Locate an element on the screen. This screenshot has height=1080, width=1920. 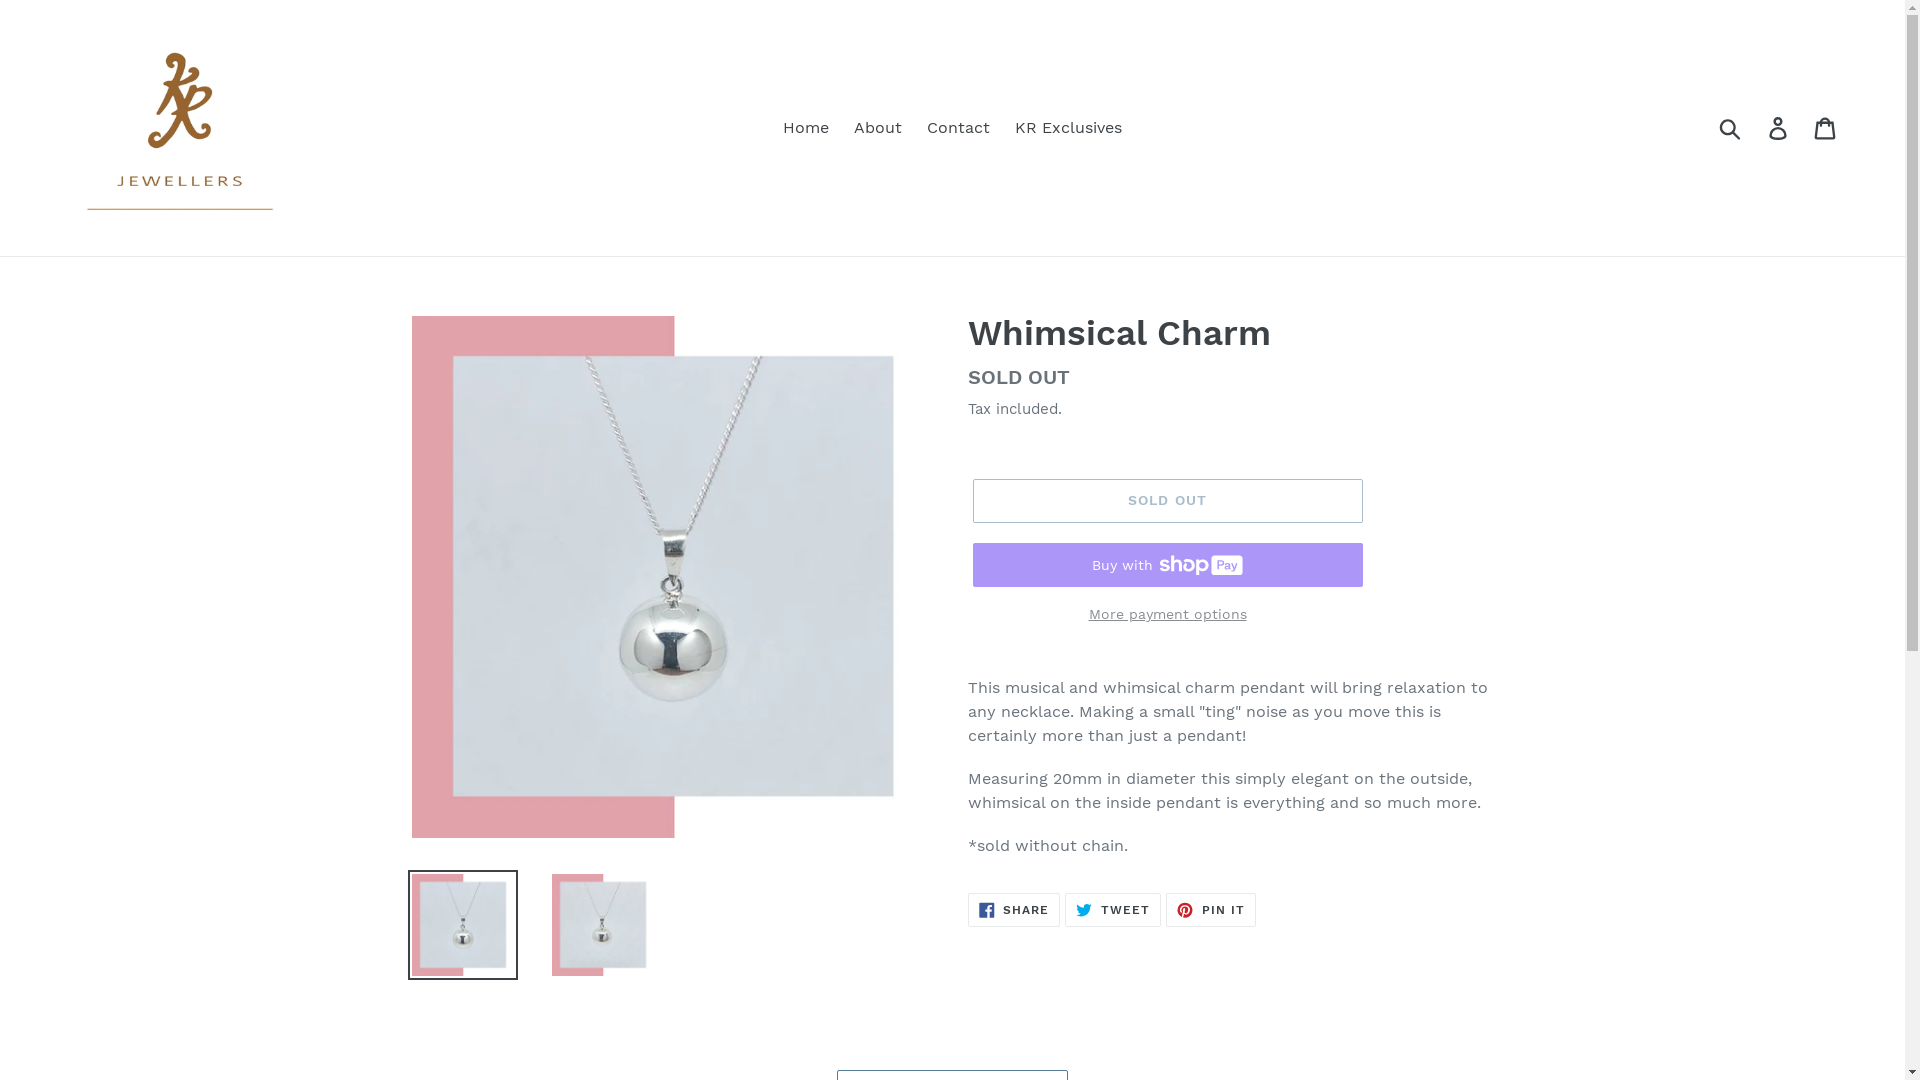
'Submit' is located at coordinates (1730, 127).